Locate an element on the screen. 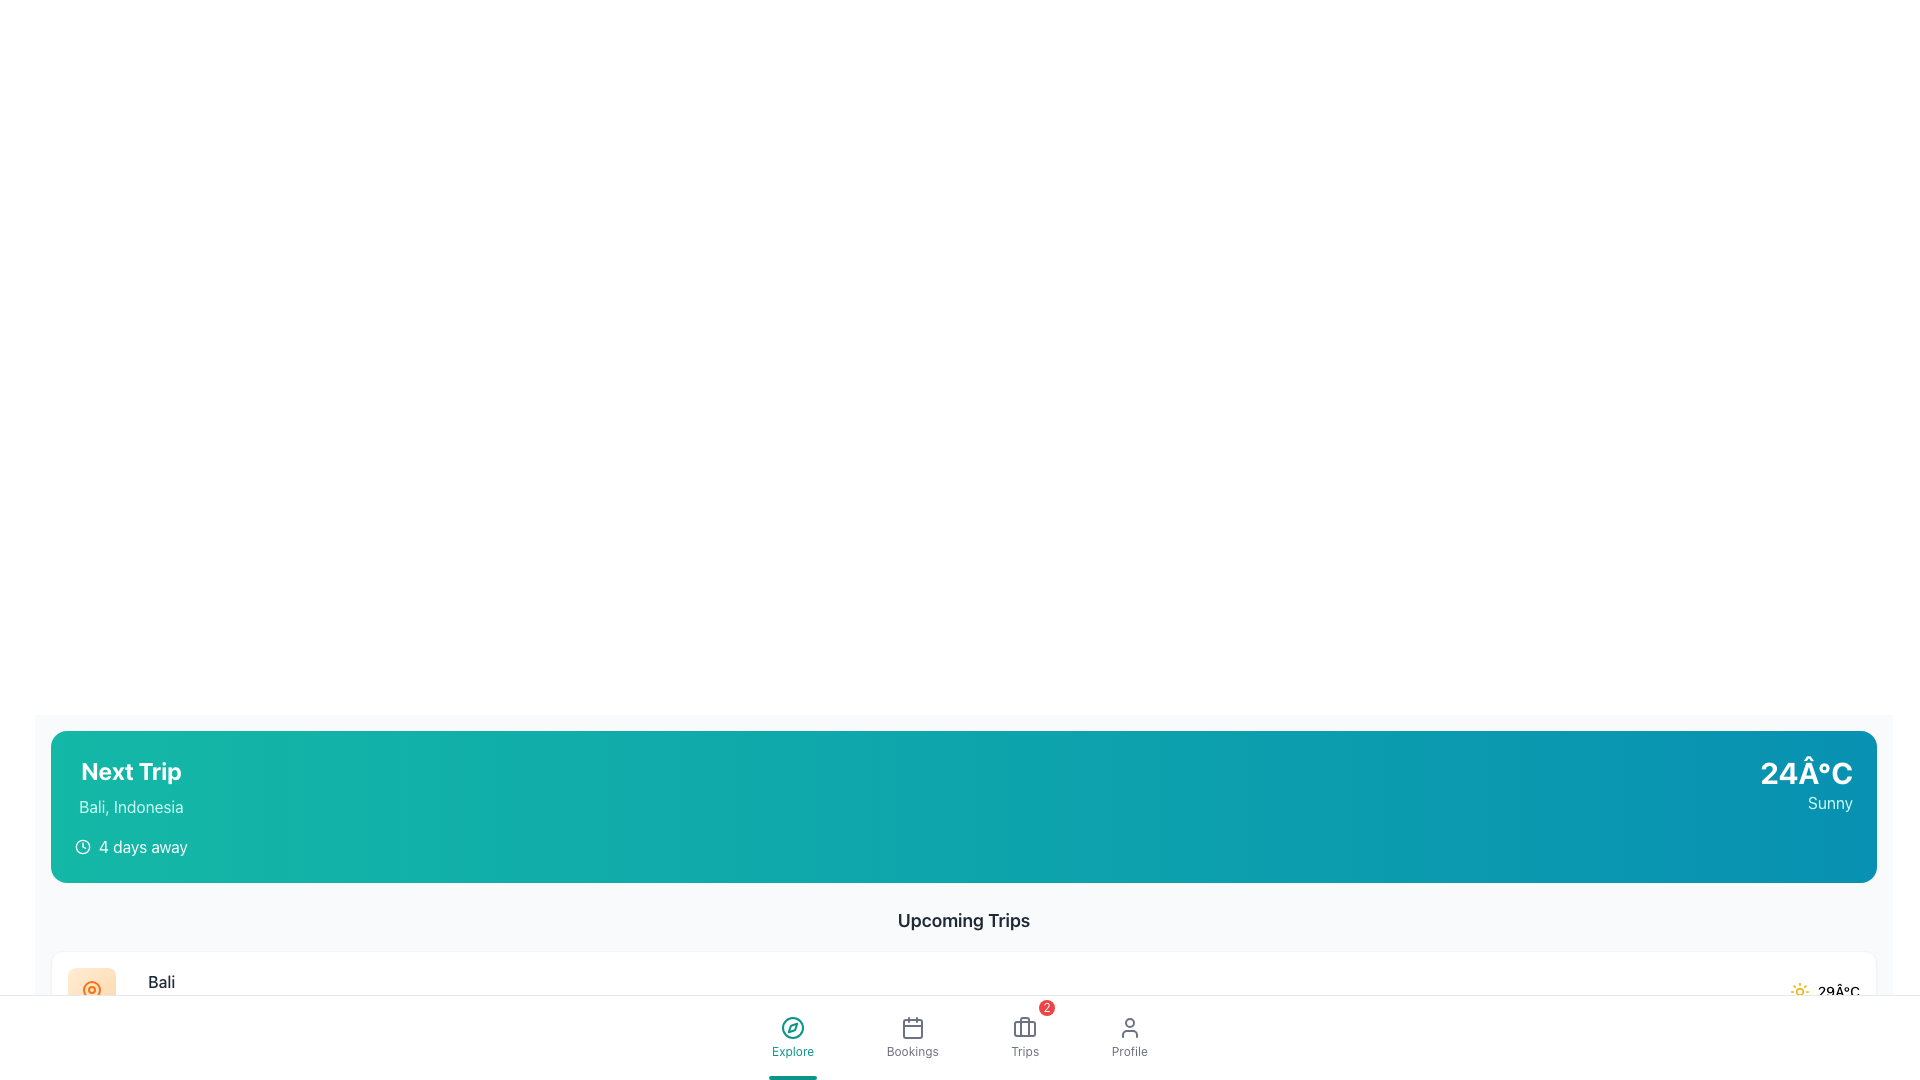 The width and height of the screenshot is (1920, 1080). the SVG circle element that represents a clock, located in the 'Next Trip' card near the text '4 days away' is located at coordinates (81, 847).